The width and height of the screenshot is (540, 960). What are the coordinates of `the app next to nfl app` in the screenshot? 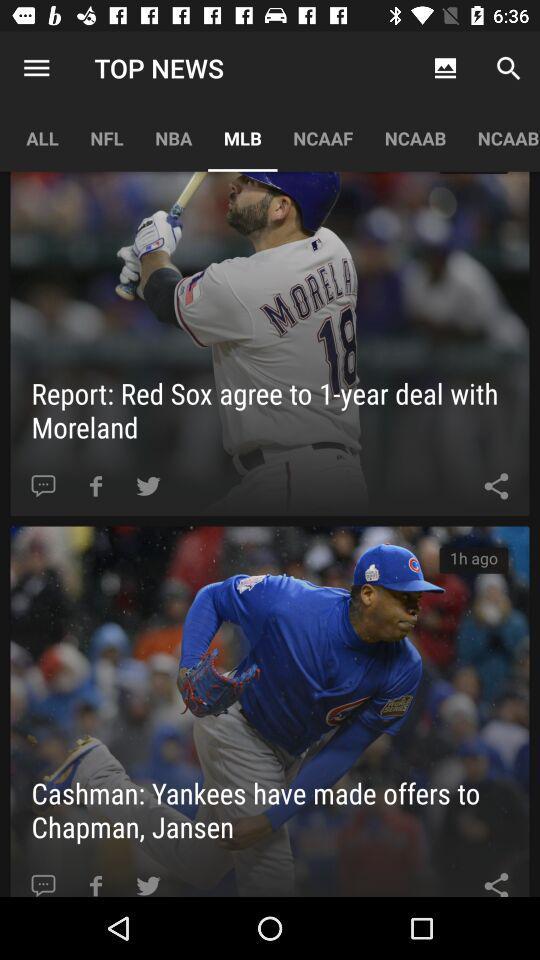 It's located at (36, 68).